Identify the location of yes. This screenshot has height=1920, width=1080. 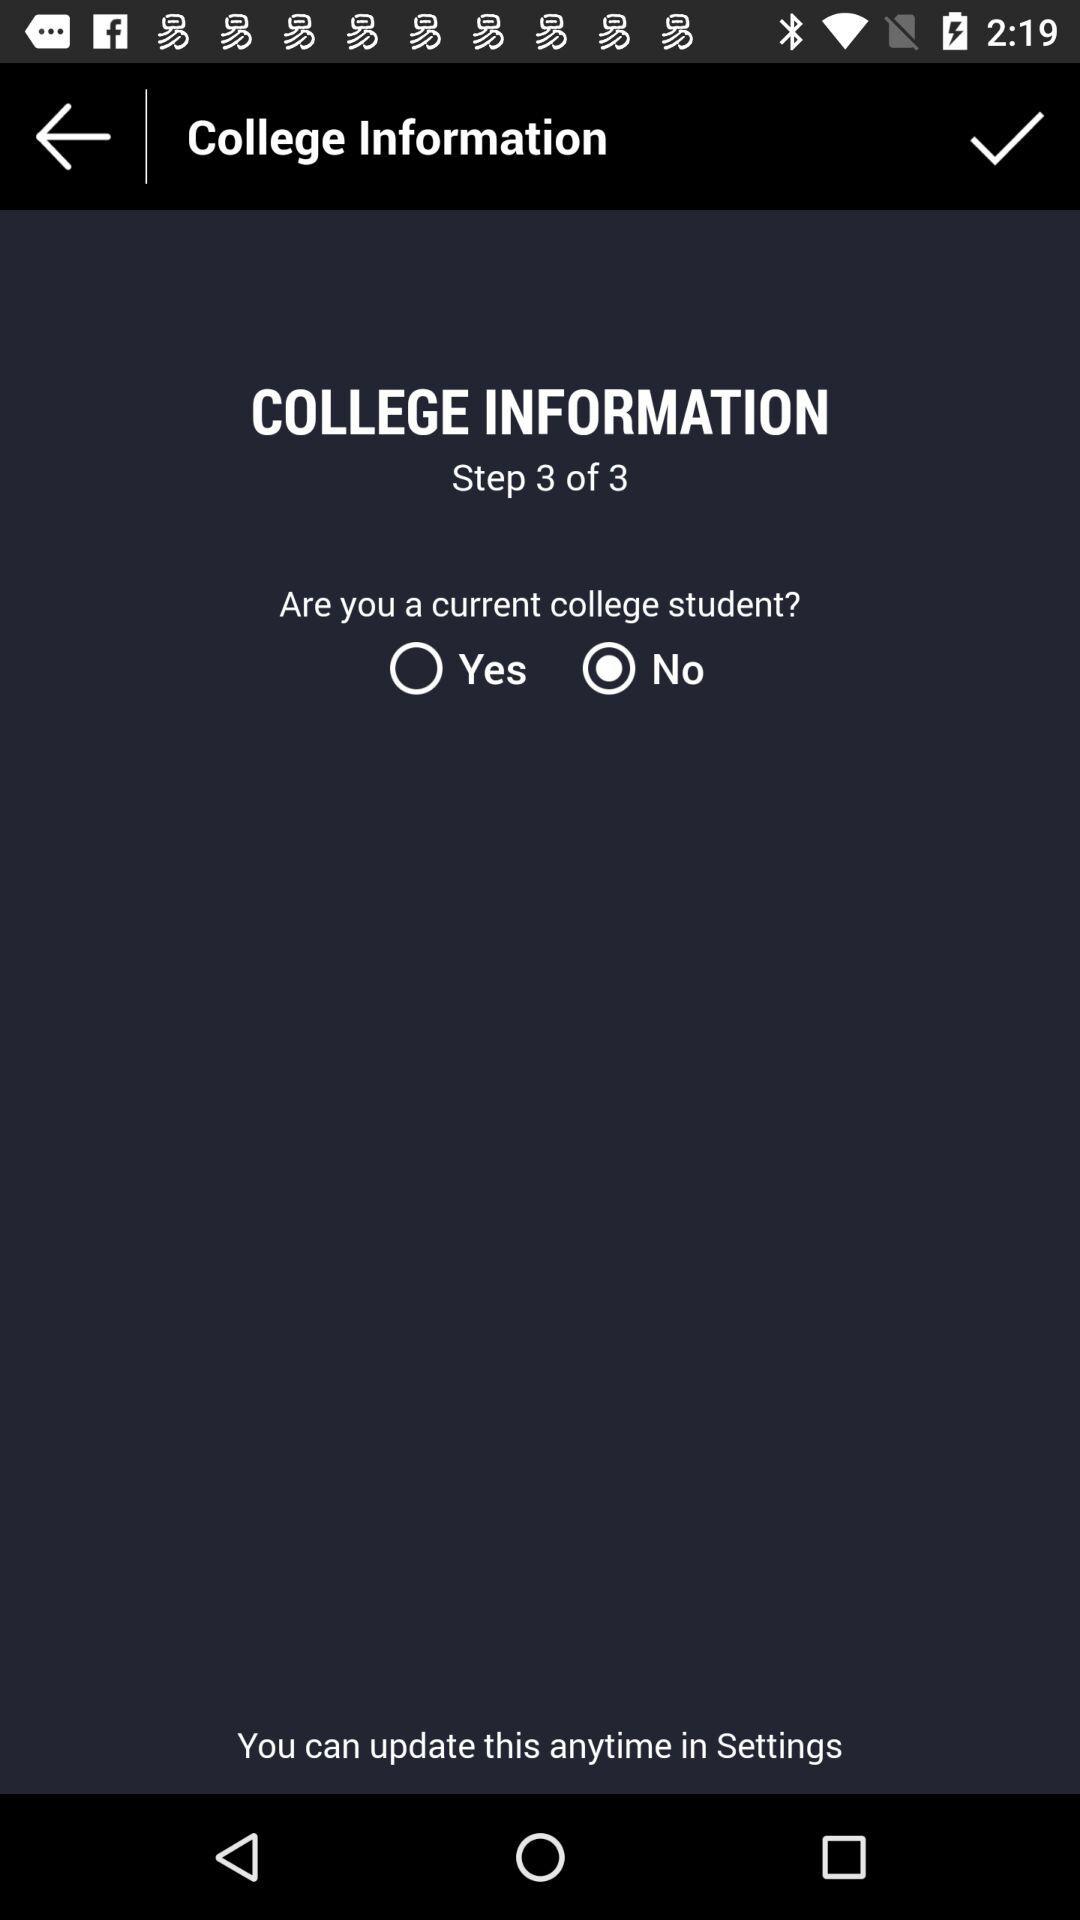
(470, 668).